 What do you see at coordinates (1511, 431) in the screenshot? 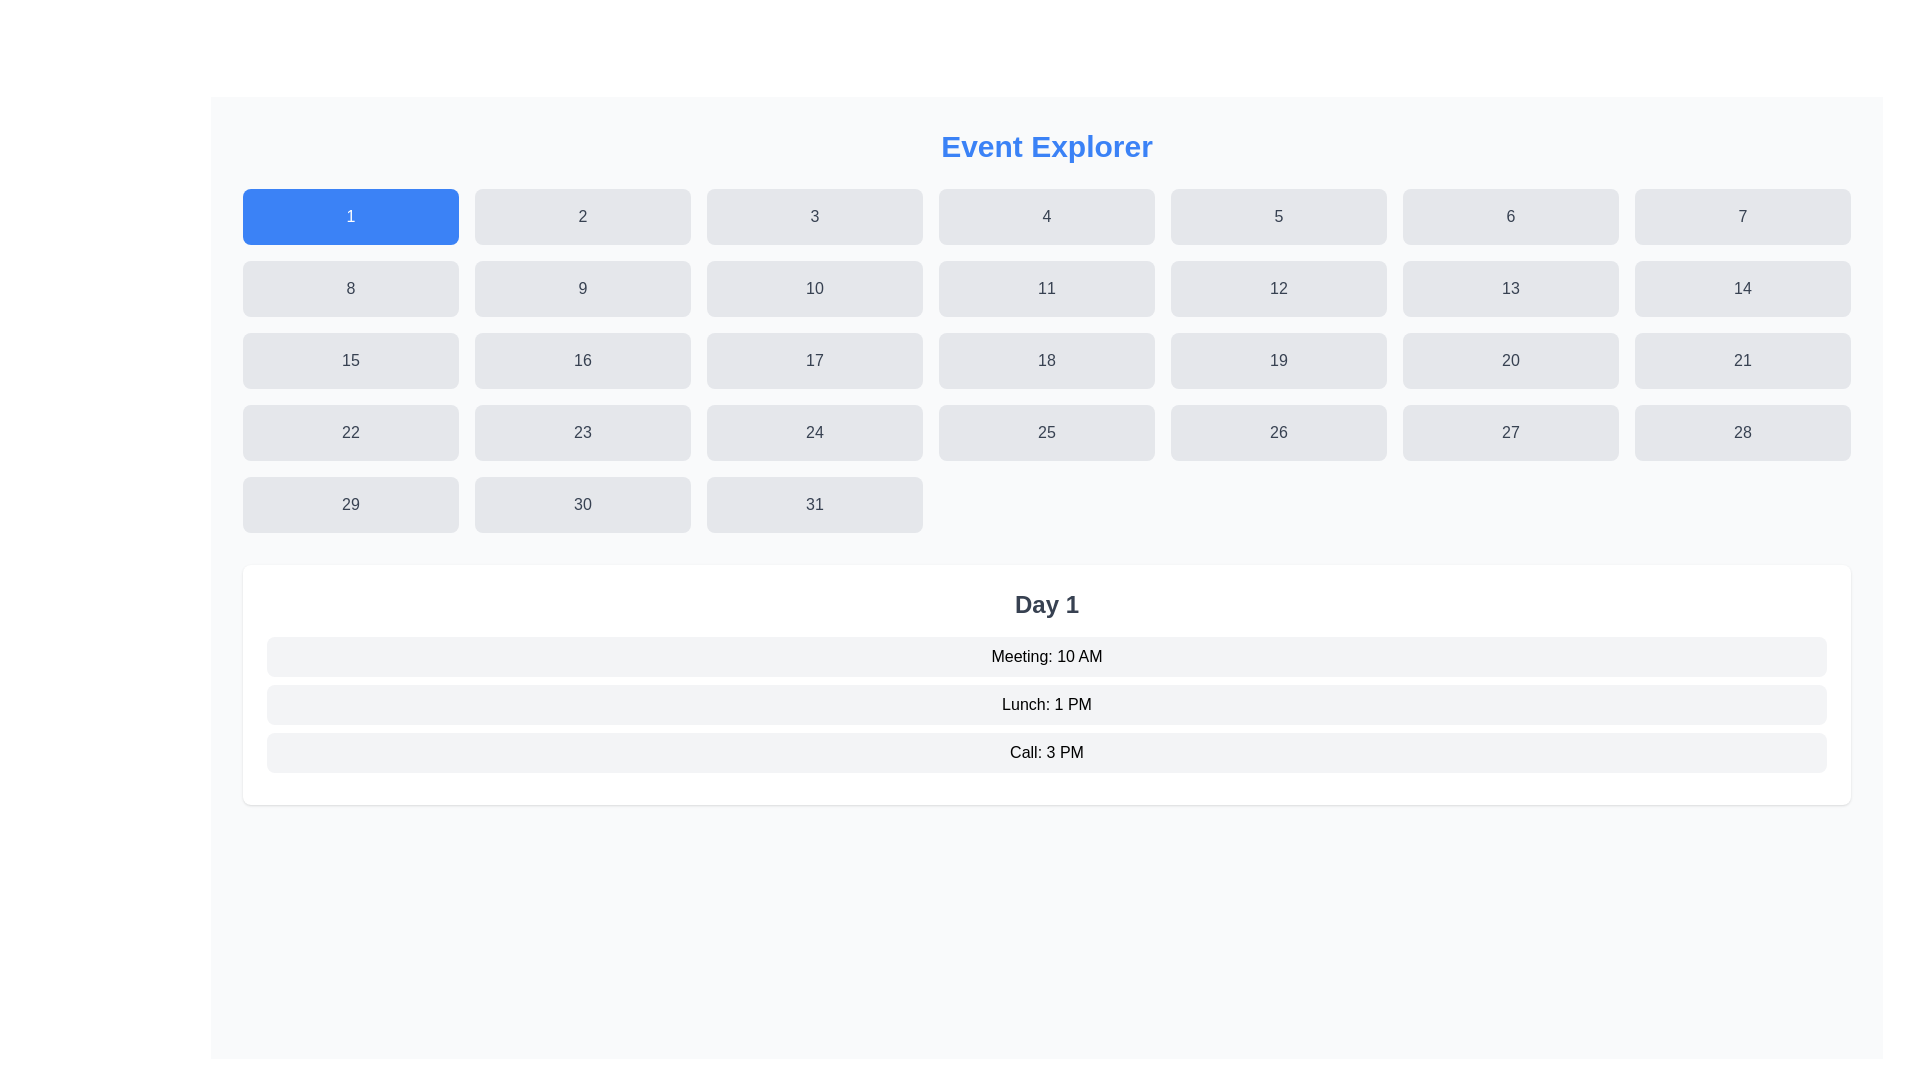
I see `the rounded rectangular button with a light gray background and bold dark gray text labeled '27'` at bounding box center [1511, 431].